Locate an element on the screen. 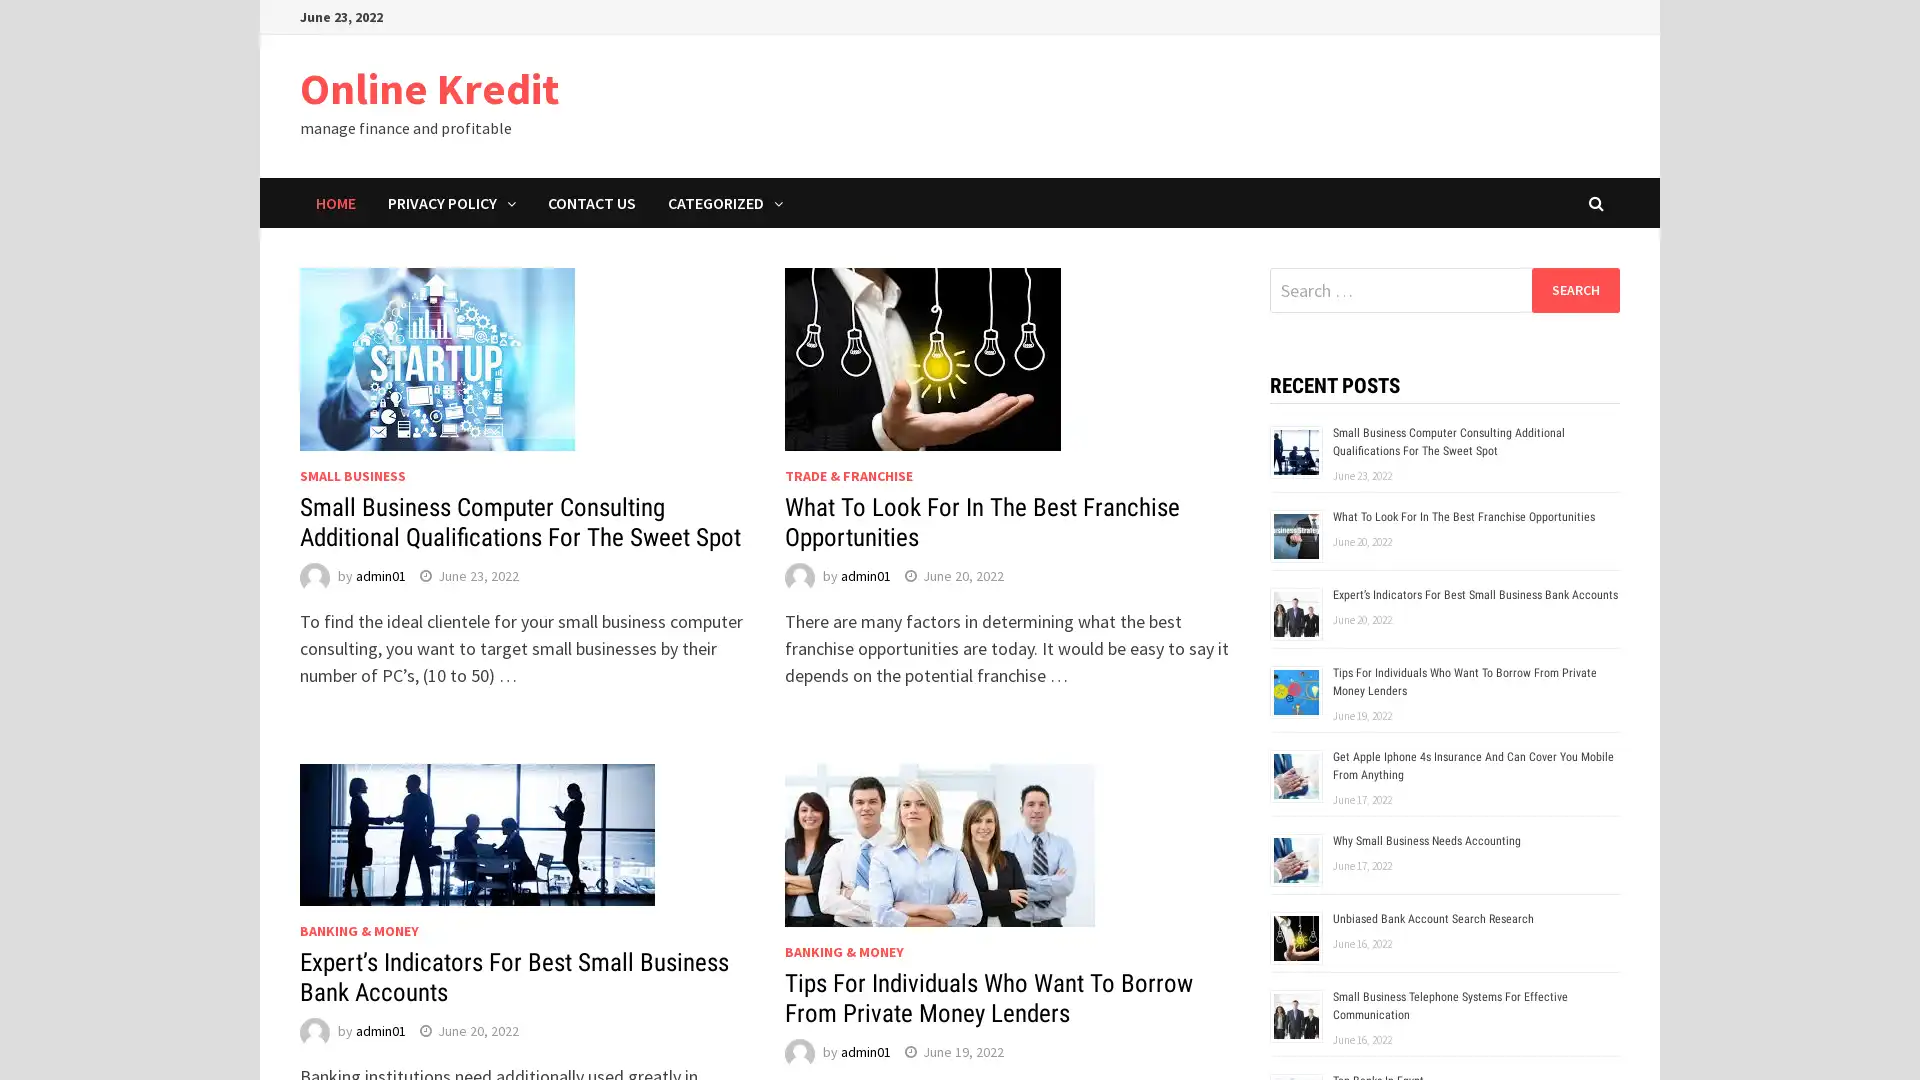 This screenshot has width=1920, height=1080. Search is located at coordinates (1574, 289).